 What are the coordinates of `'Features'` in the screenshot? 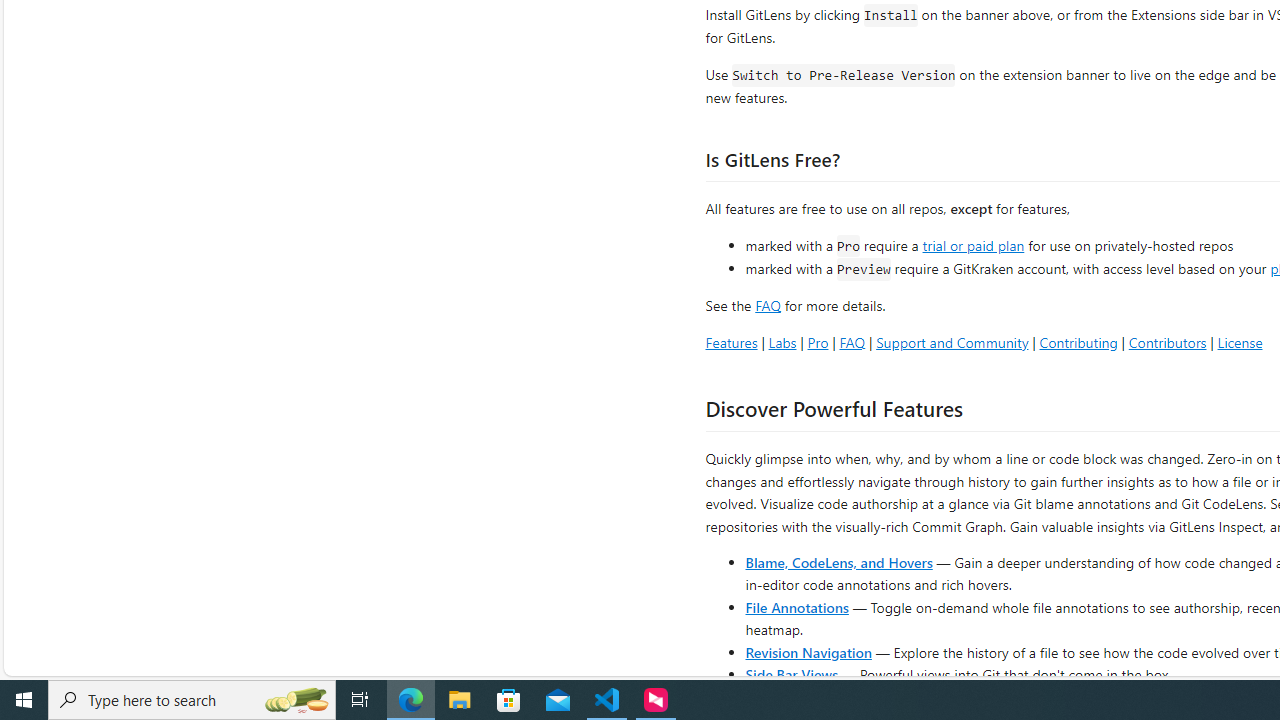 It's located at (730, 341).